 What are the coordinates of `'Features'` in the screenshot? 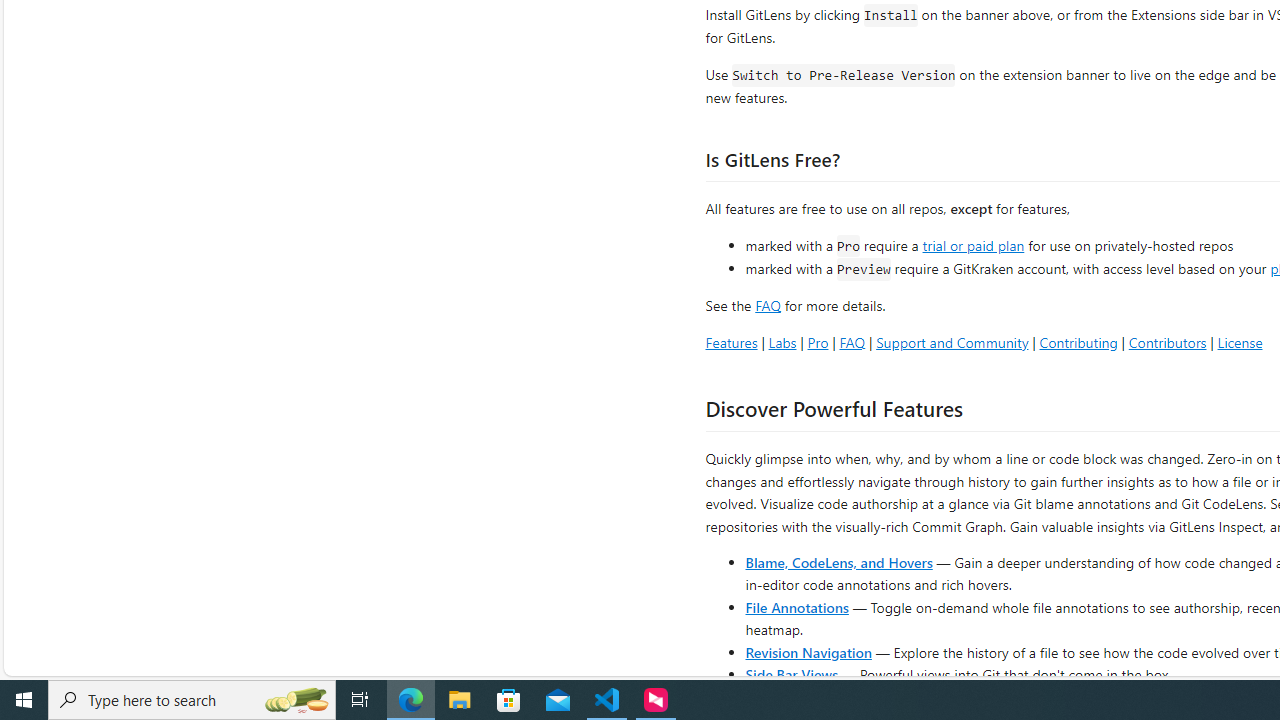 It's located at (730, 341).